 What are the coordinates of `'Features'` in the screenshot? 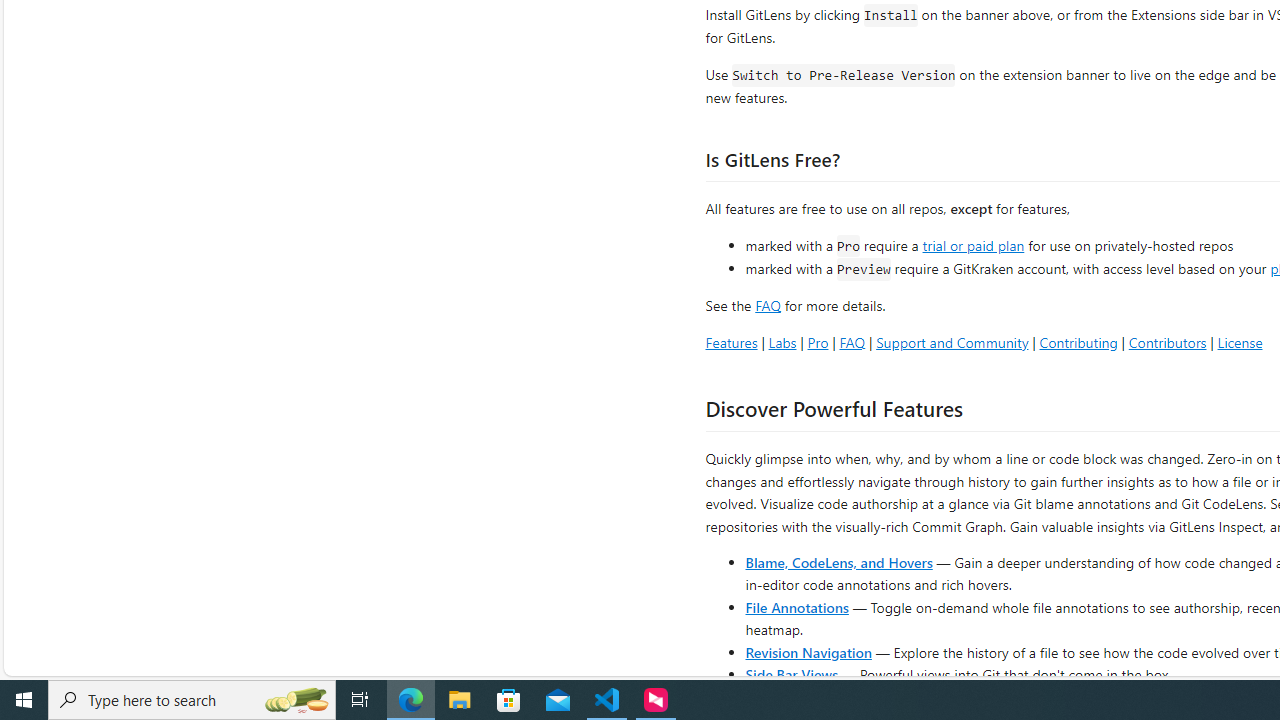 It's located at (730, 341).